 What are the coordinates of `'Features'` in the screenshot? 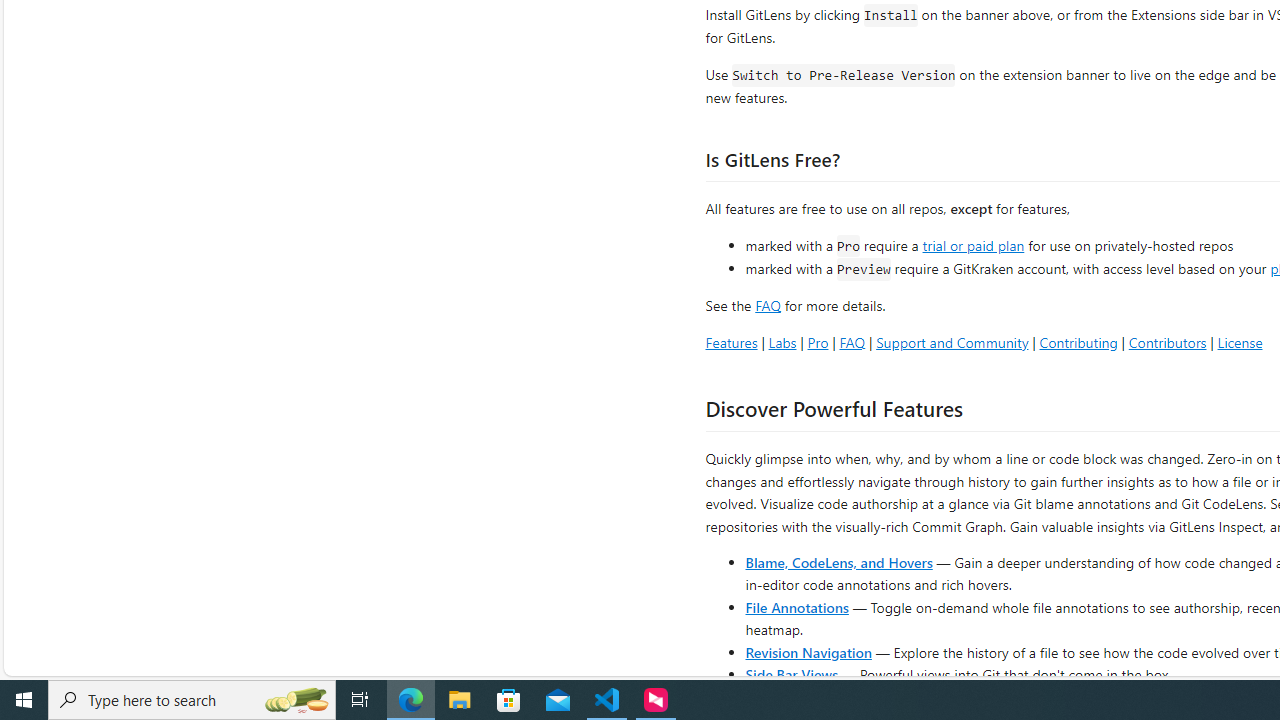 It's located at (730, 341).